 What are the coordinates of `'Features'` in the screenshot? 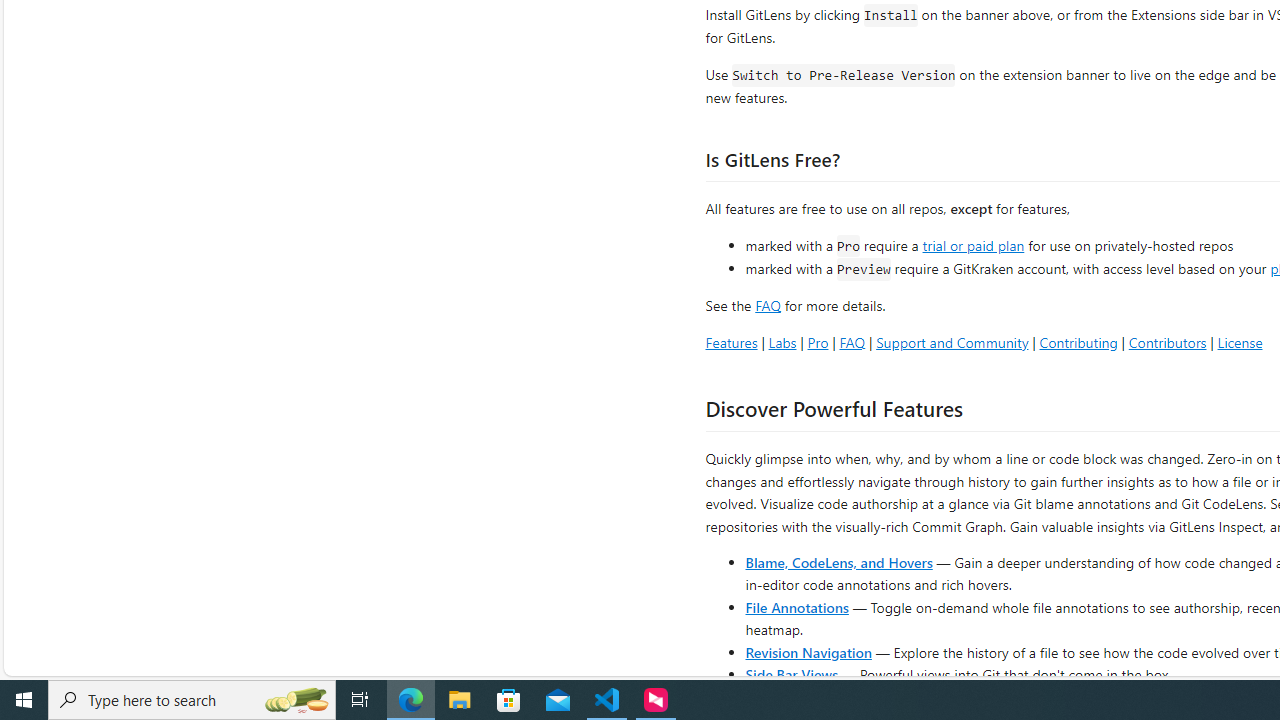 It's located at (730, 341).